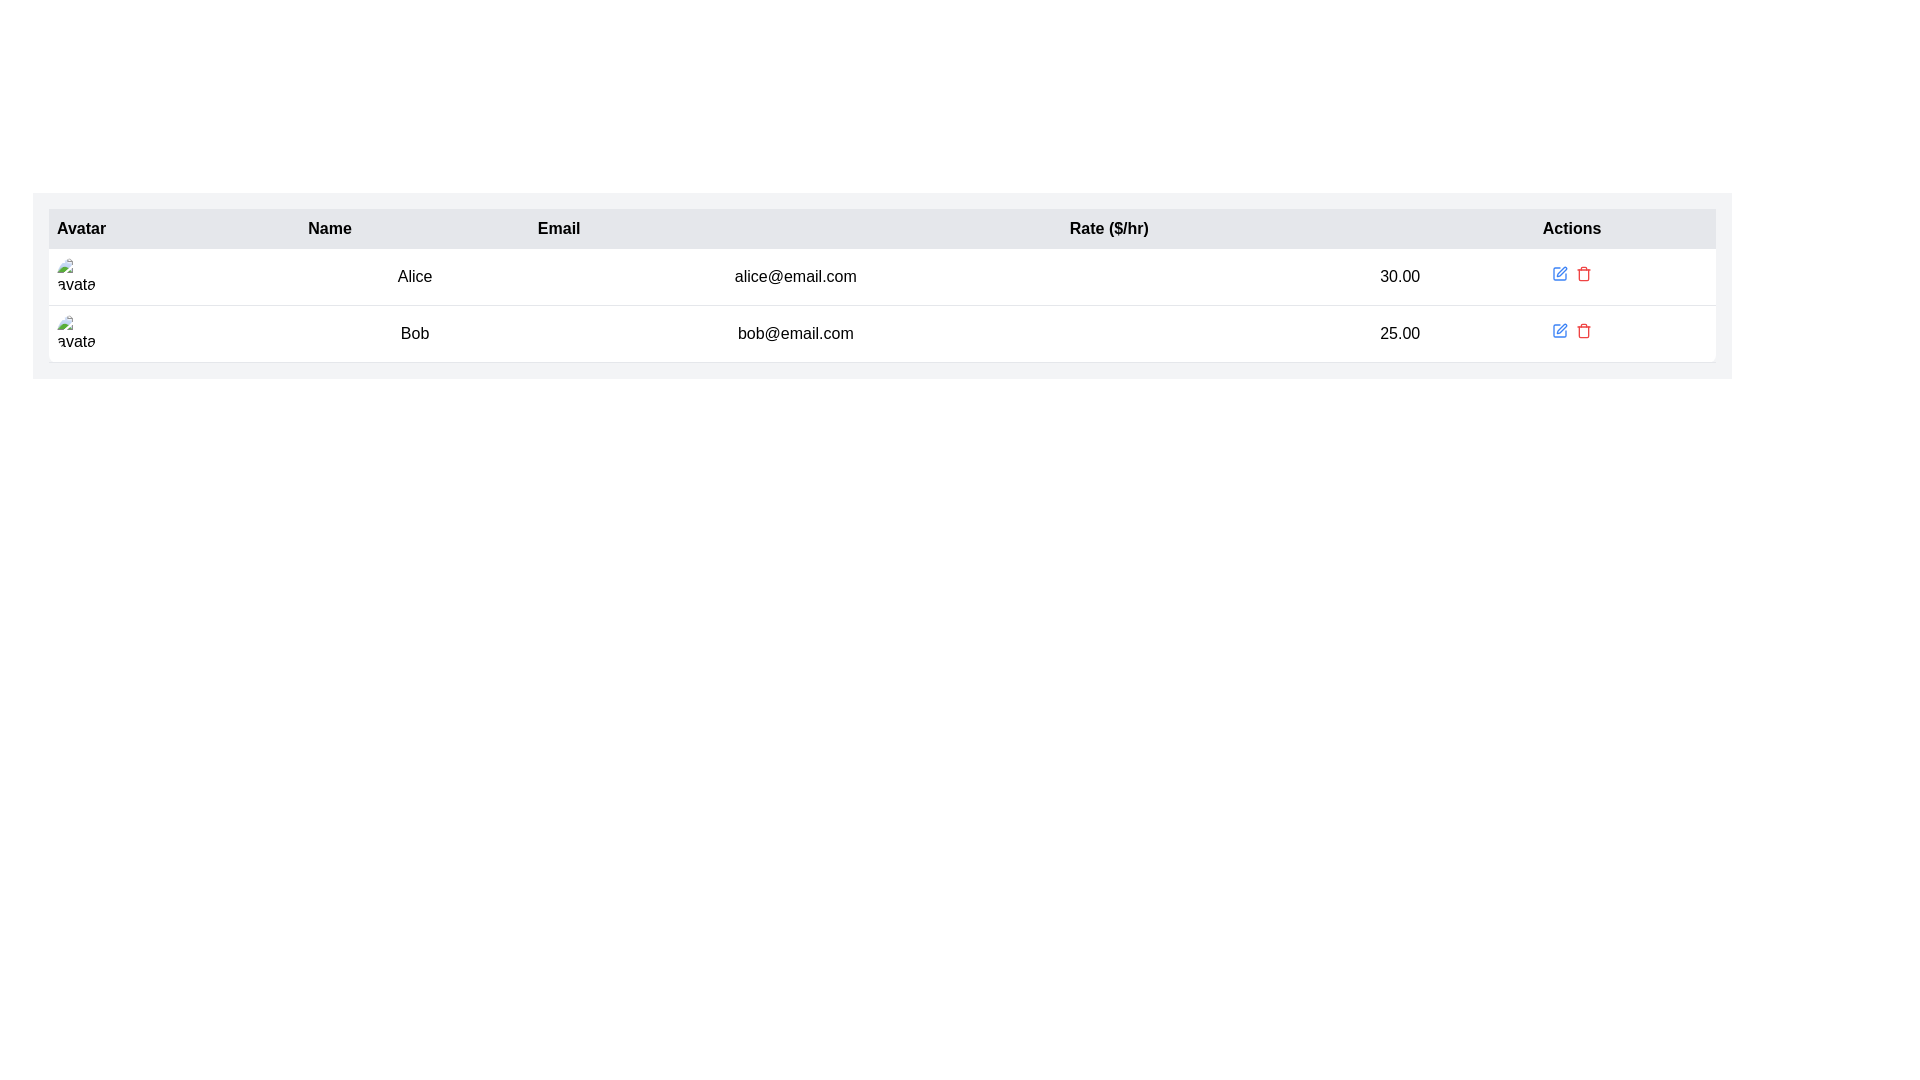 The image size is (1920, 1080). What do you see at coordinates (1571, 227) in the screenshot?
I see `the Table Header Label displaying the word 'Actions', which is styled with a centered alignment in bold black font on a light gray background, located at the top-right corner of the table heading` at bounding box center [1571, 227].